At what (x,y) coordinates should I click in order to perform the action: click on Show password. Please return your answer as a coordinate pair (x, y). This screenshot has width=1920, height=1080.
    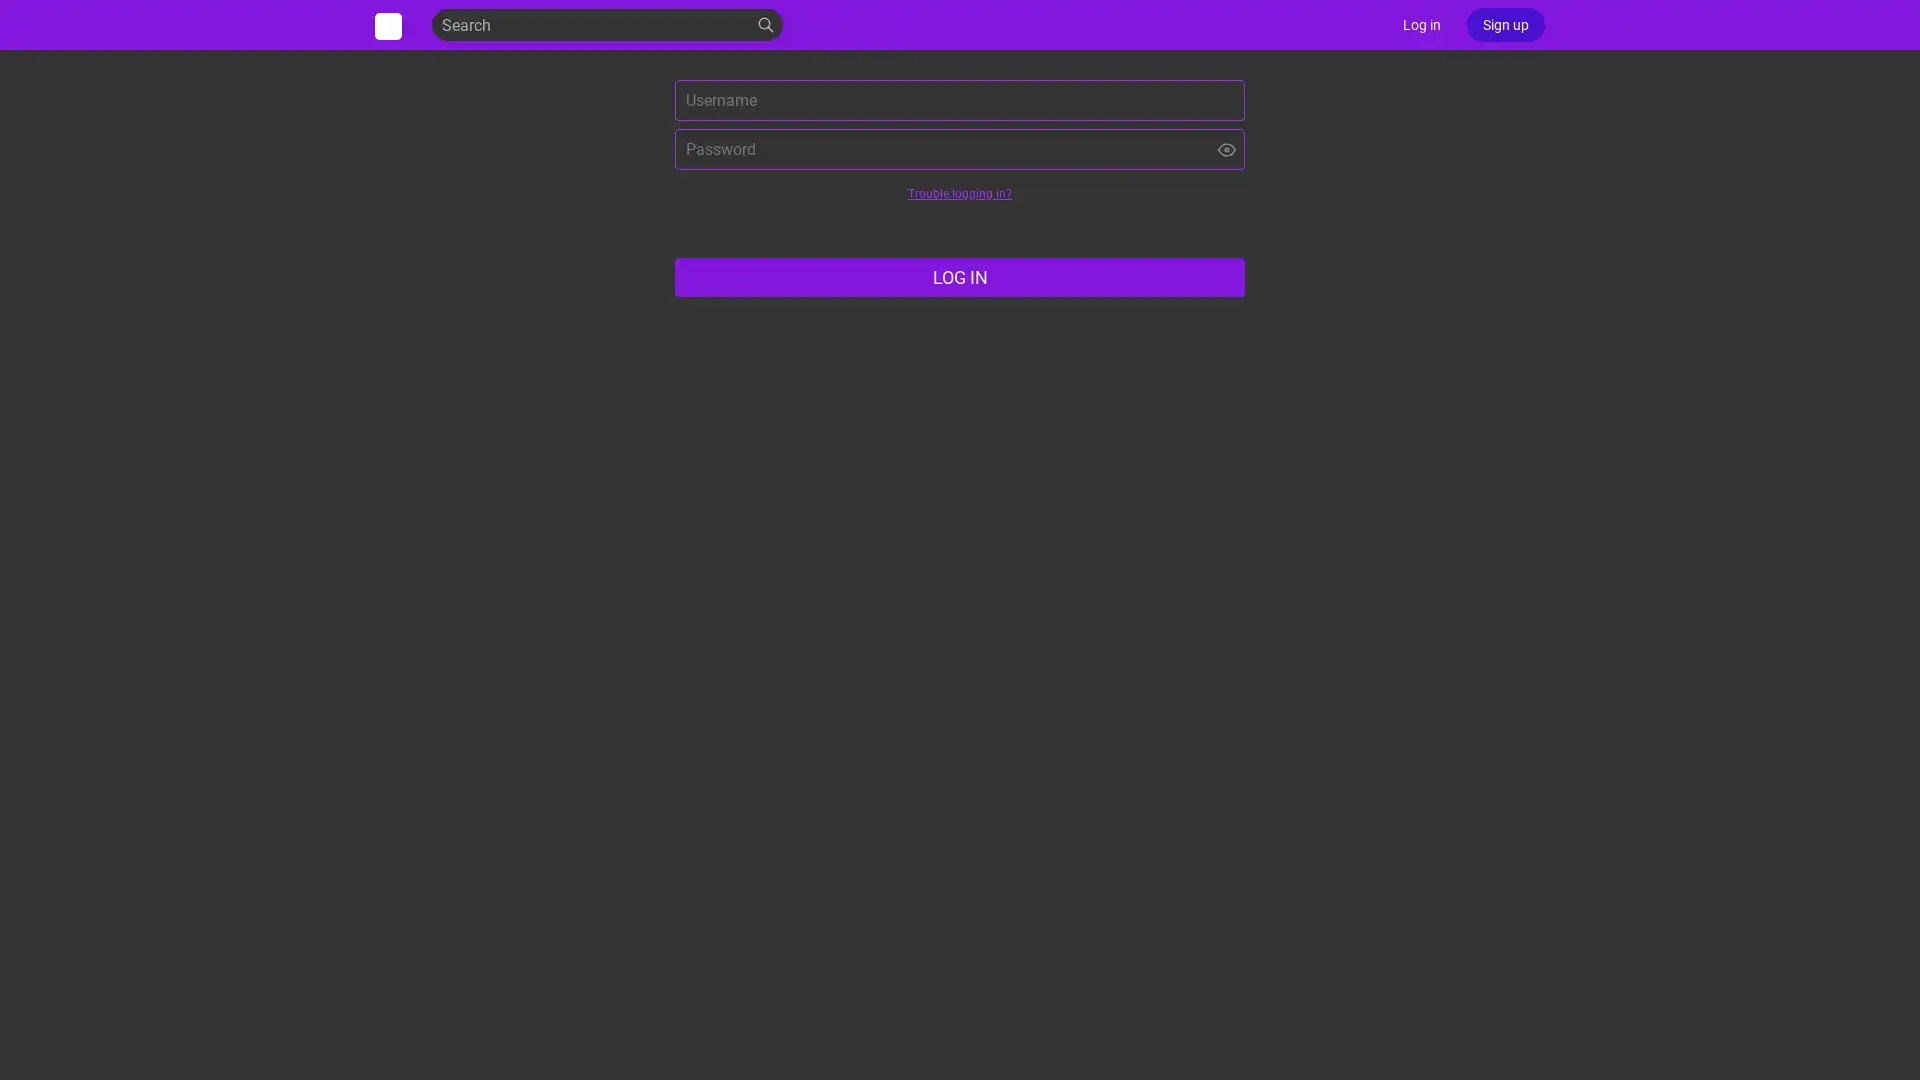
    Looking at the image, I should click on (1226, 148).